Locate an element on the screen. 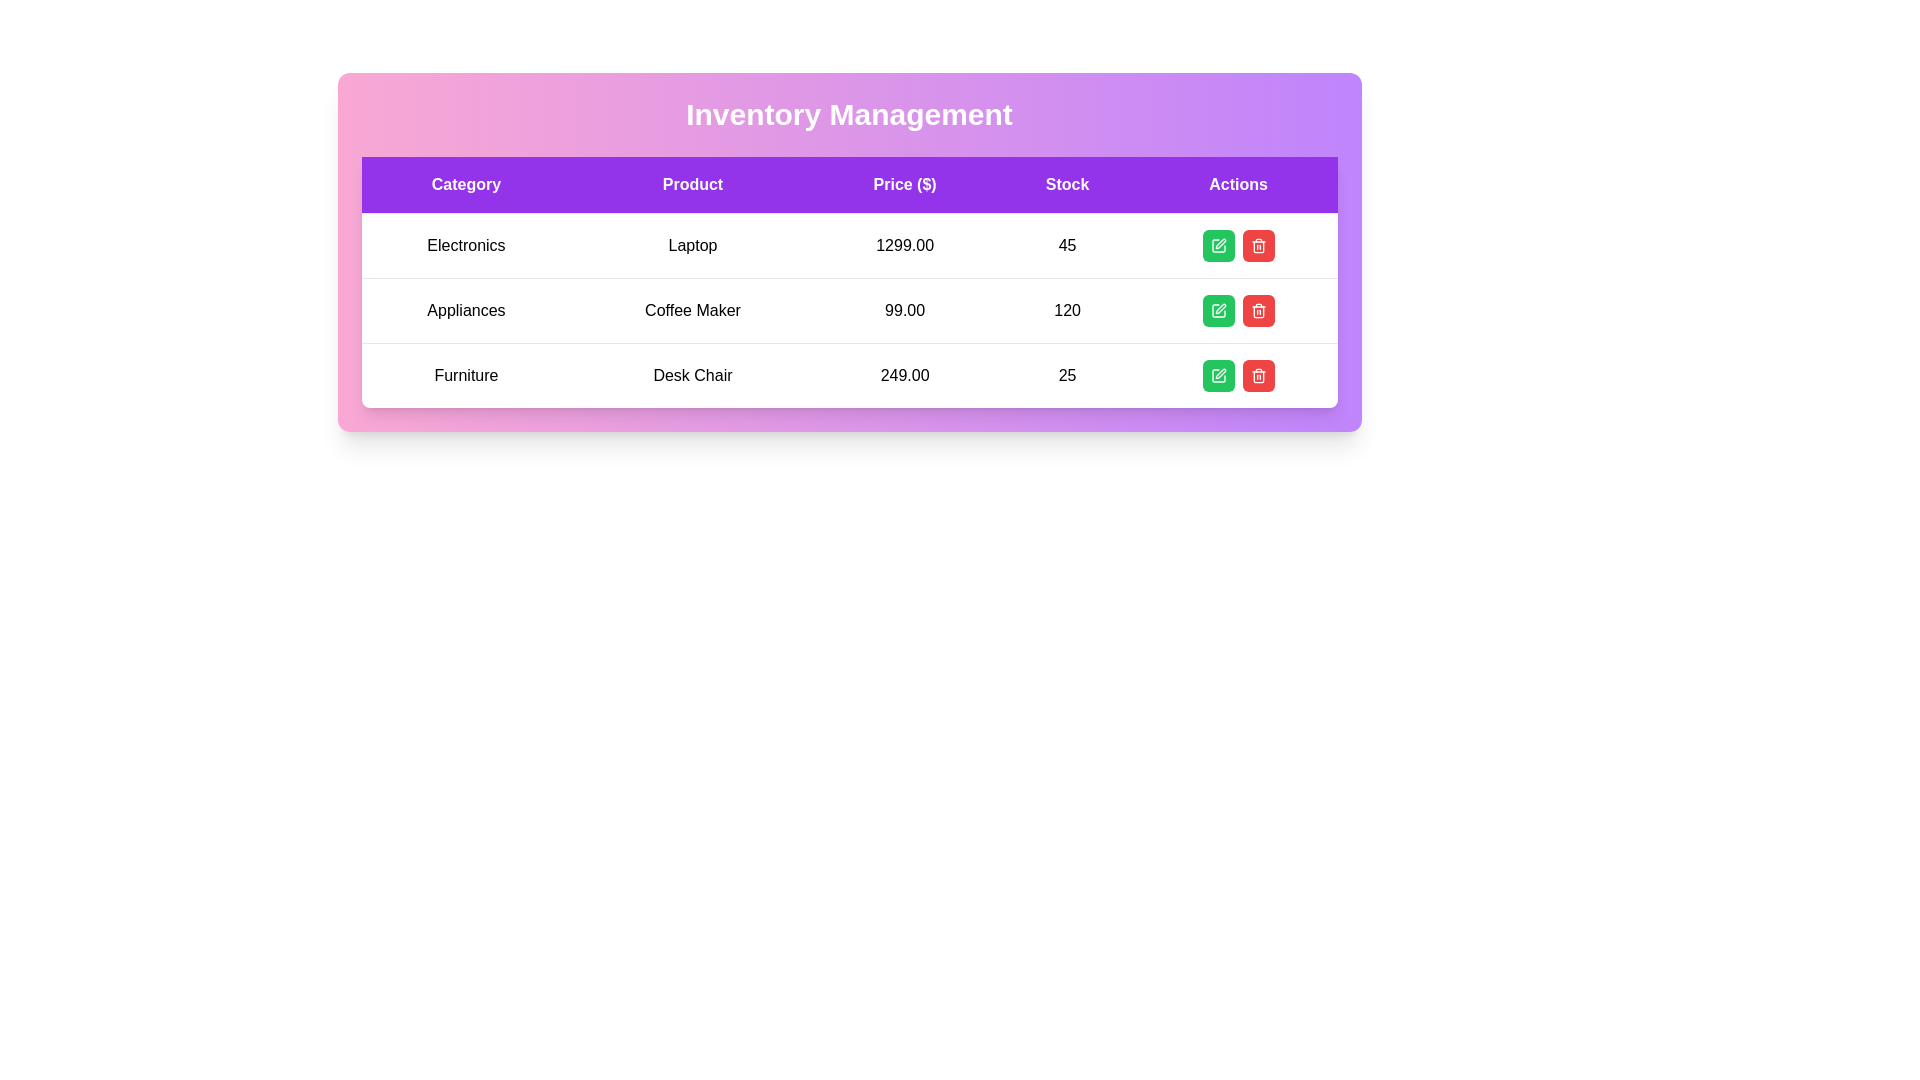  the 'Price ($)' table header, which indicates that the values in its corresponding column represent prices in dollars, located between the 'Product' and 'Stock' headers is located at coordinates (904, 185).